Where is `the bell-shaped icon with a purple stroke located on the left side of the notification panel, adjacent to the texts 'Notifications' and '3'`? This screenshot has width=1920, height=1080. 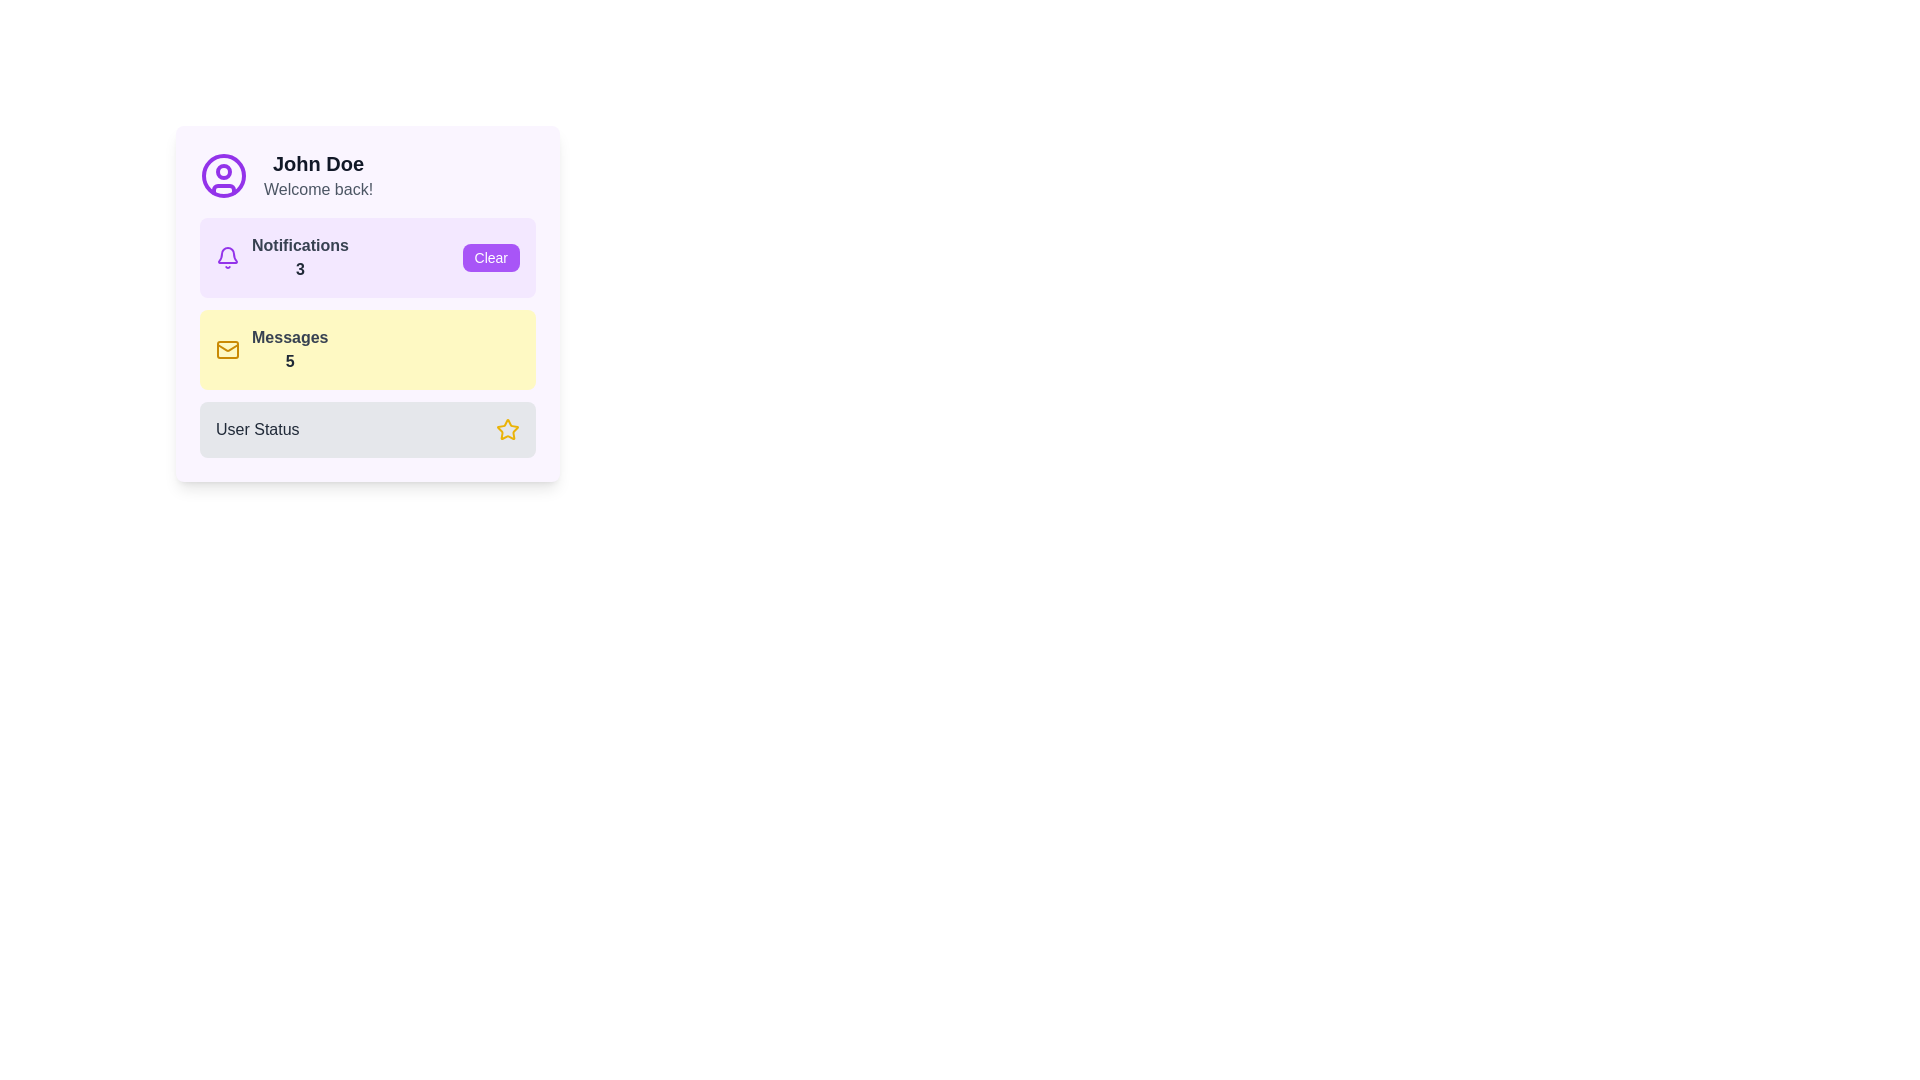 the bell-shaped icon with a purple stroke located on the left side of the notification panel, adjacent to the texts 'Notifications' and '3' is located at coordinates (227, 257).